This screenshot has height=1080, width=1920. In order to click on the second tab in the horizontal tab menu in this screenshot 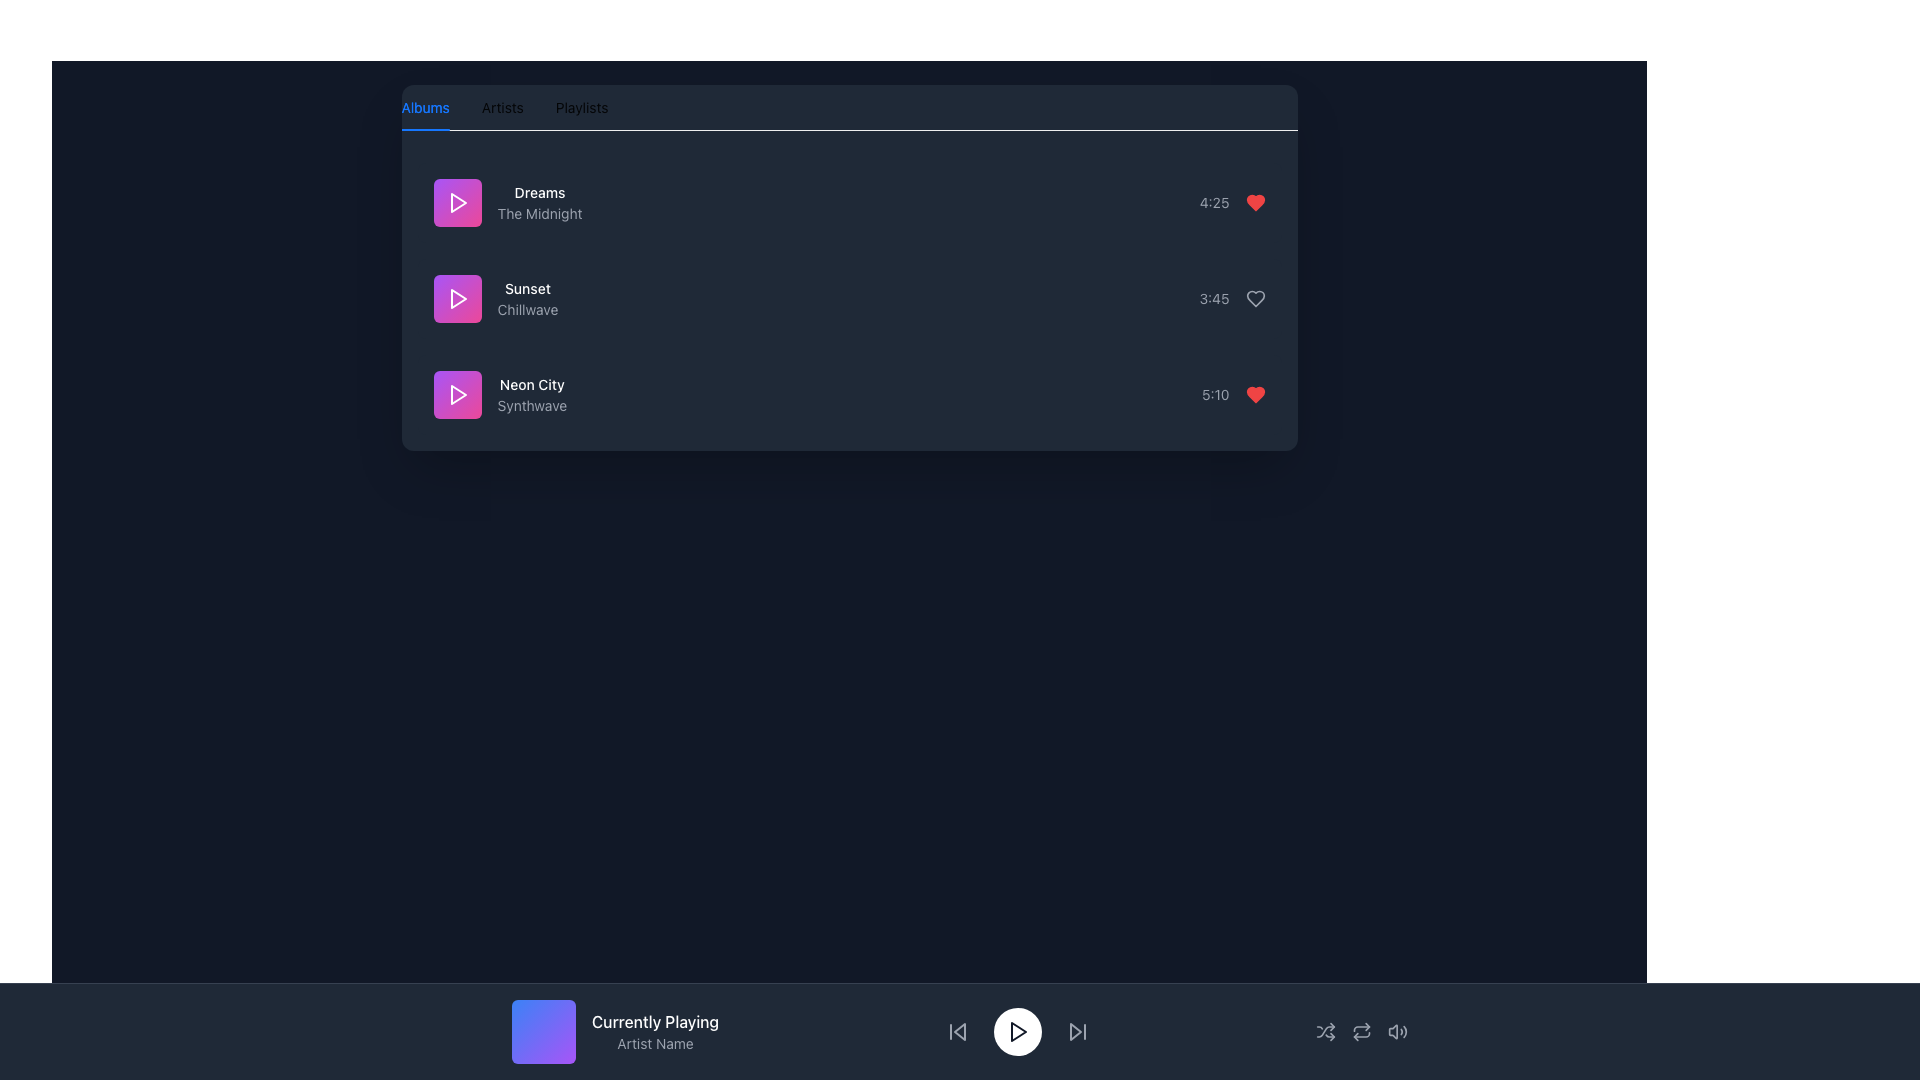, I will do `click(502, 108)`.